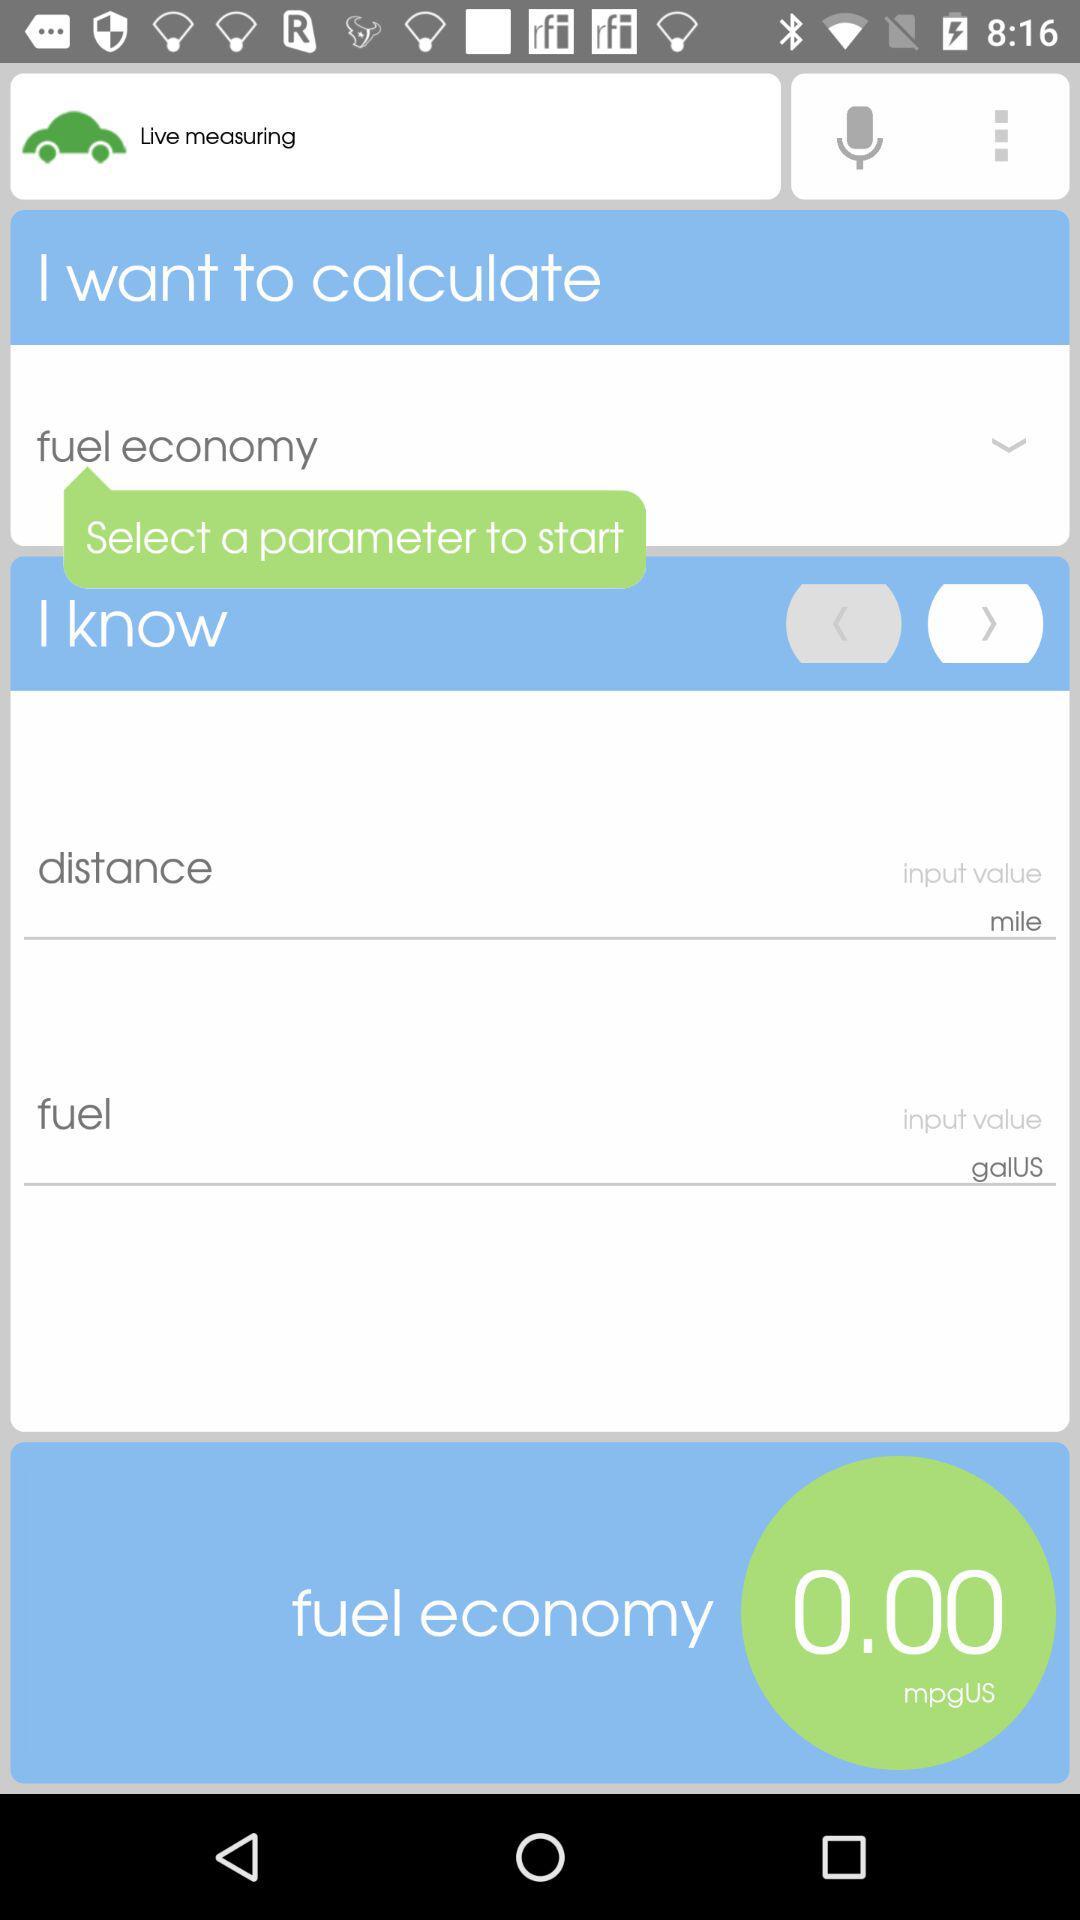 The image size is (1080, 1920). What do you see at coordinates (984, 622) in the screenshot?
I see `go forward` at bounding box center [984, 622].